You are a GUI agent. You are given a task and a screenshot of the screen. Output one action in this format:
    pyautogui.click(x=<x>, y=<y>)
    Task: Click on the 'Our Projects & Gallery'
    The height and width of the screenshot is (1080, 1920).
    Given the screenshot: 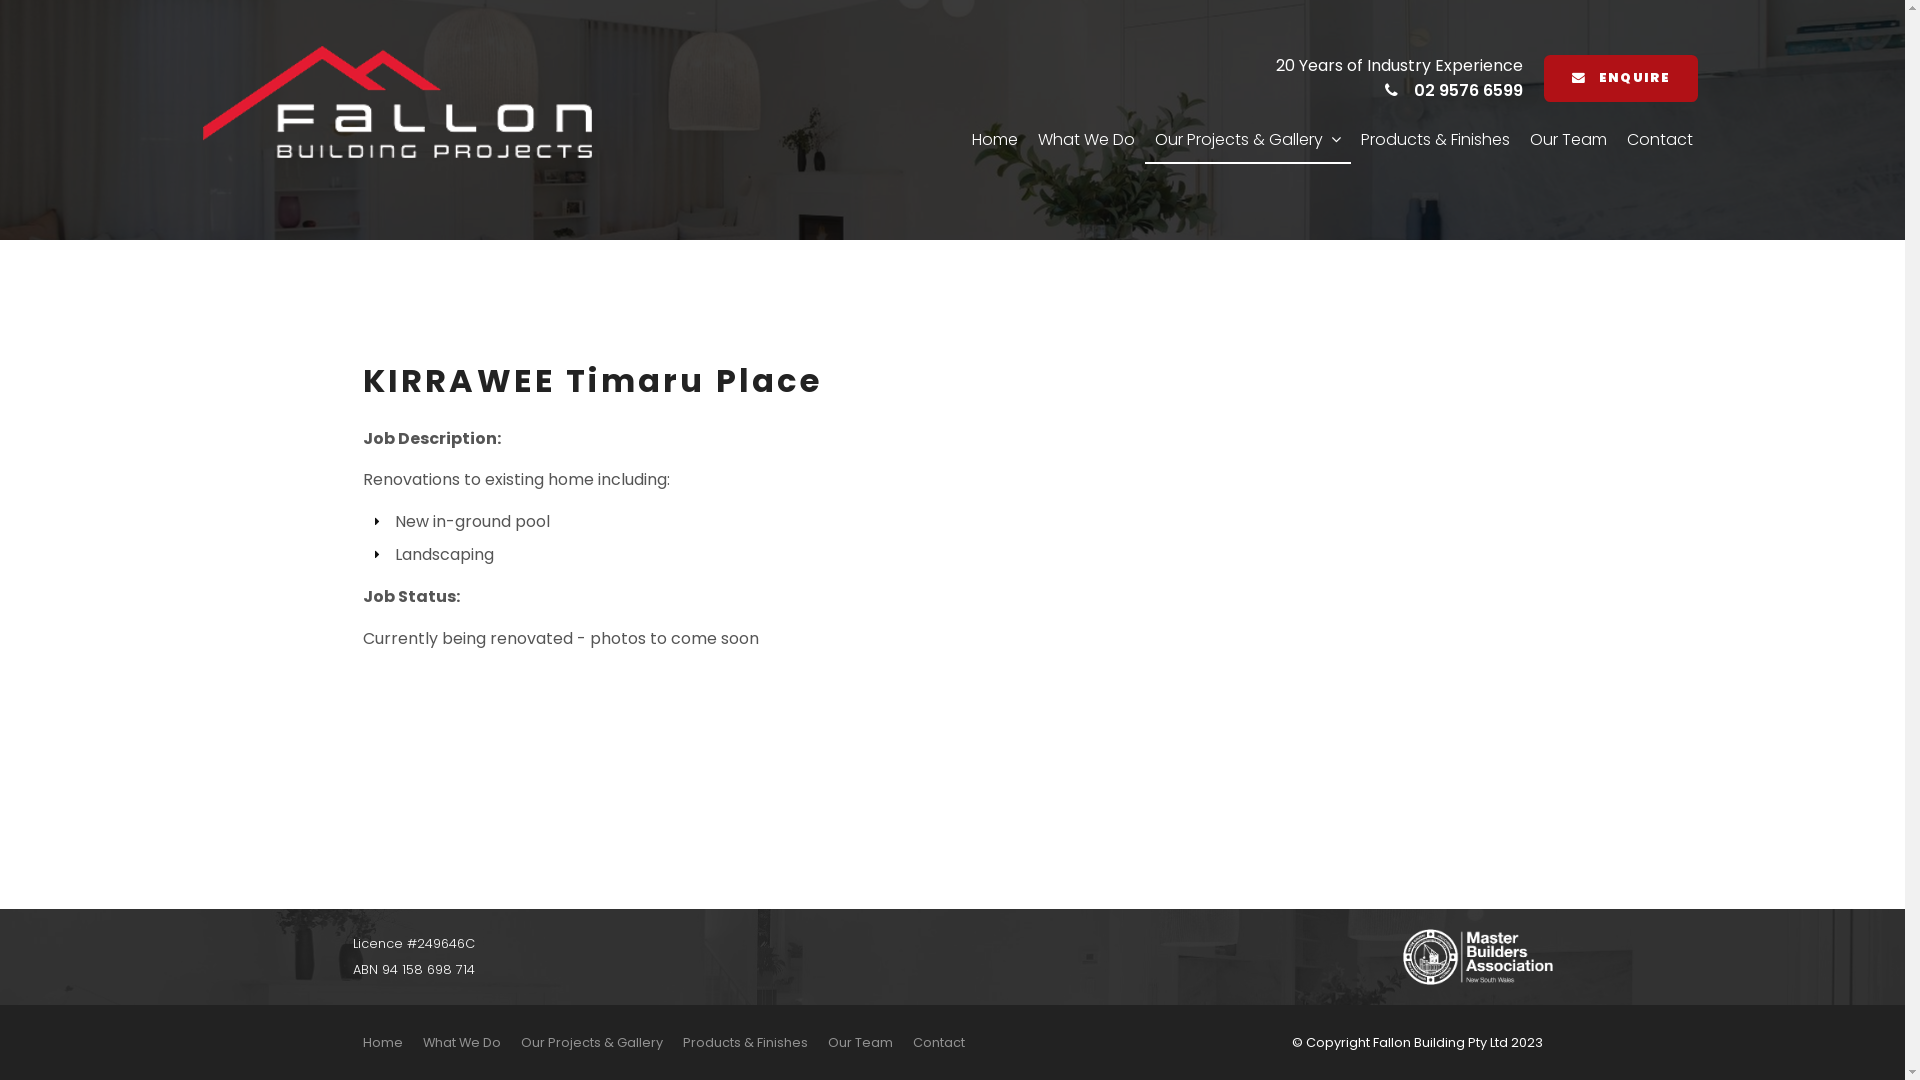 What is the action you would take?
    pyautogui.click(x=509, y=1041)
    